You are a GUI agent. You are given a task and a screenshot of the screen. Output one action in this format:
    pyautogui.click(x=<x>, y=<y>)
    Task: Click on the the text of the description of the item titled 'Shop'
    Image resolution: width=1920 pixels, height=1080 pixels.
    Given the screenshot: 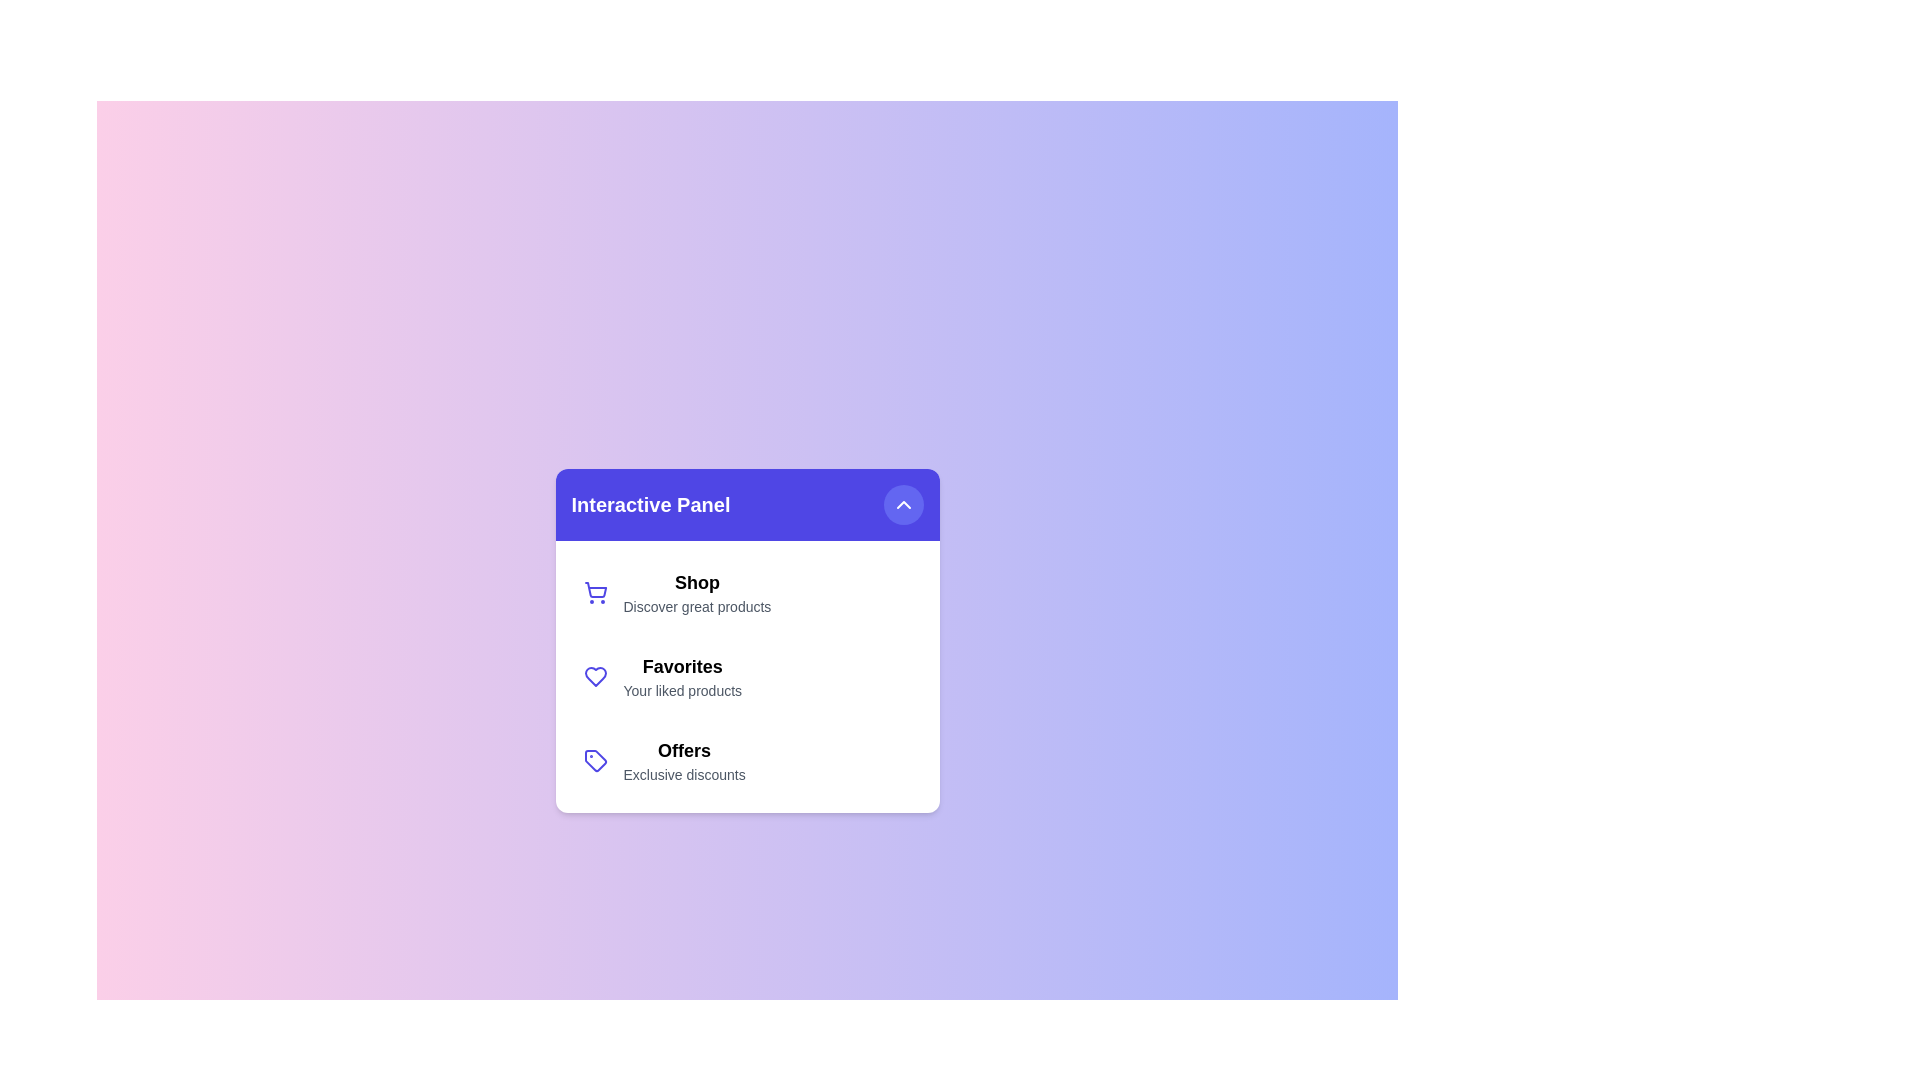 What is the action you would take?
    pyautogui.click(x=697, y=605)
    